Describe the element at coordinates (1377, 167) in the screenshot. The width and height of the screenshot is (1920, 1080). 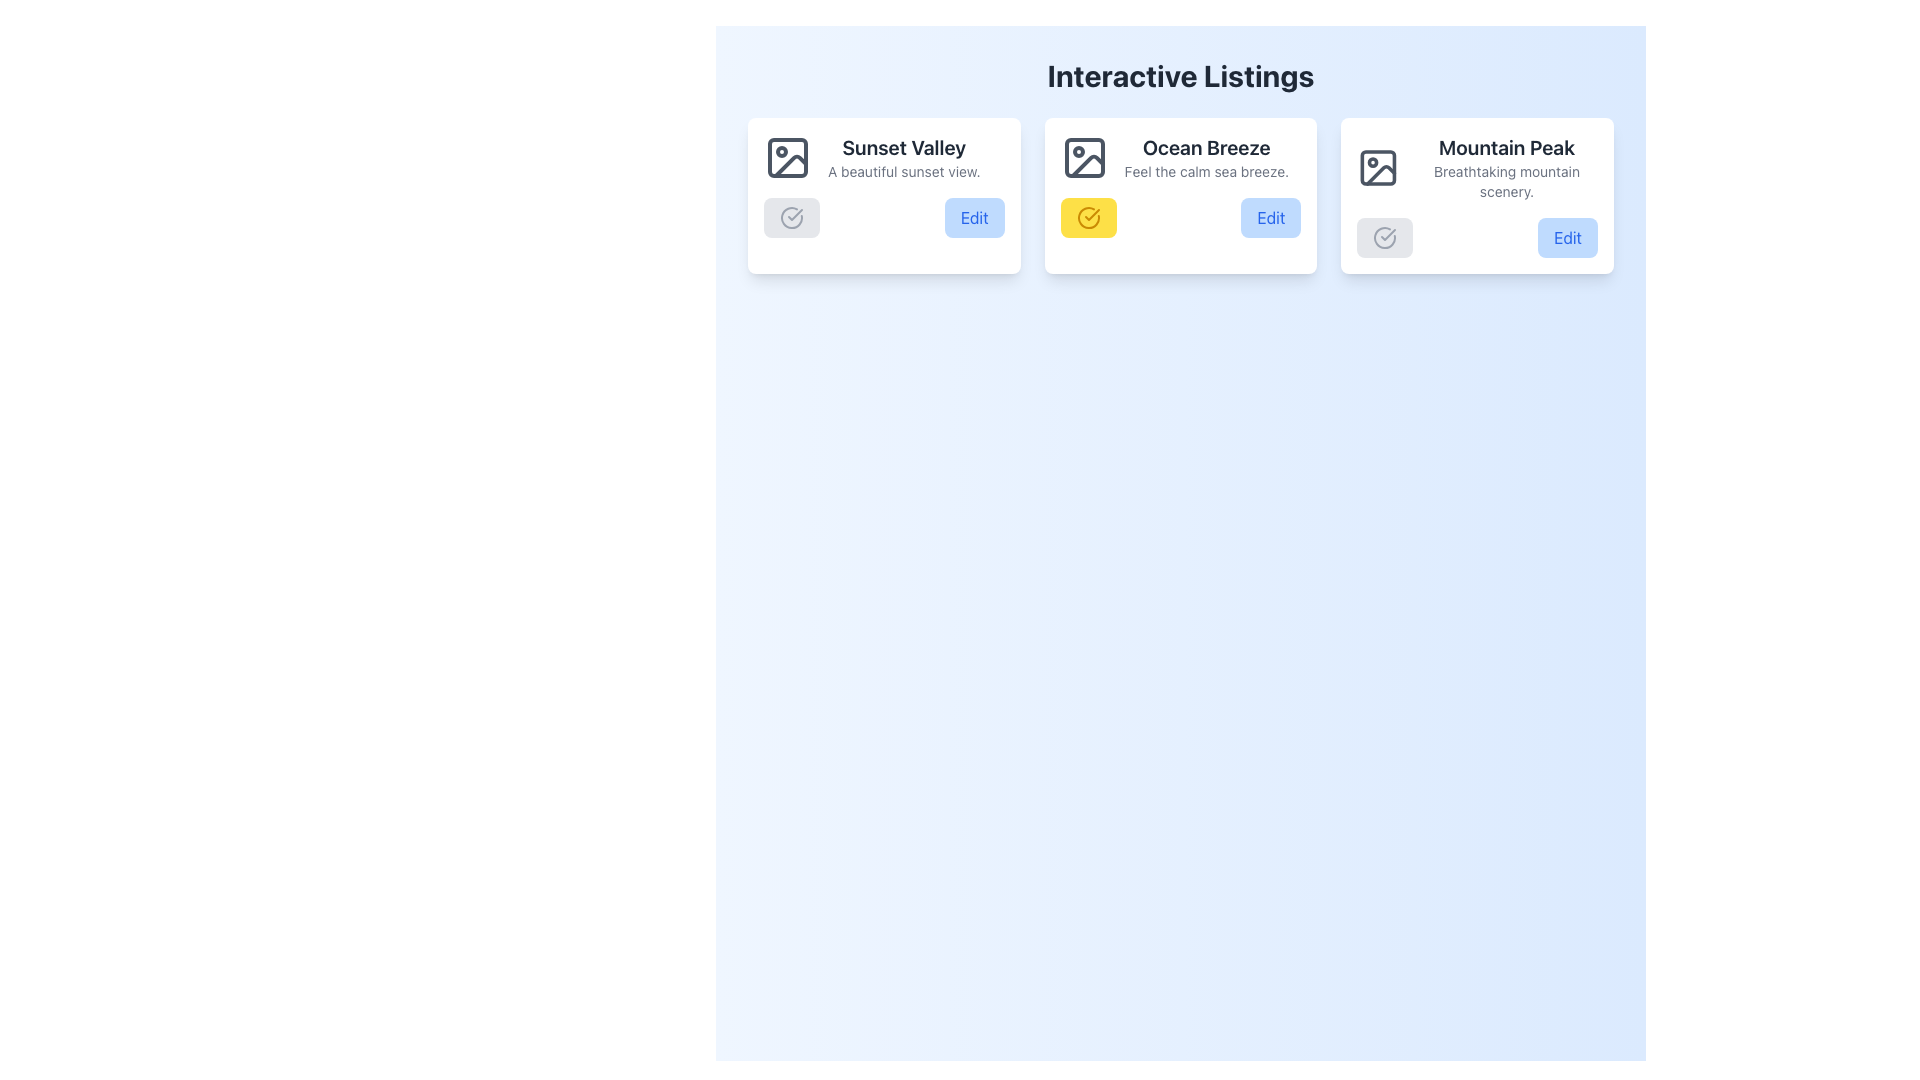
I see `the decorative visual element within the 'Mountain Peak' card, which features a rectangular shape and is outlined in red, located to the left of the card's text content` at that location.